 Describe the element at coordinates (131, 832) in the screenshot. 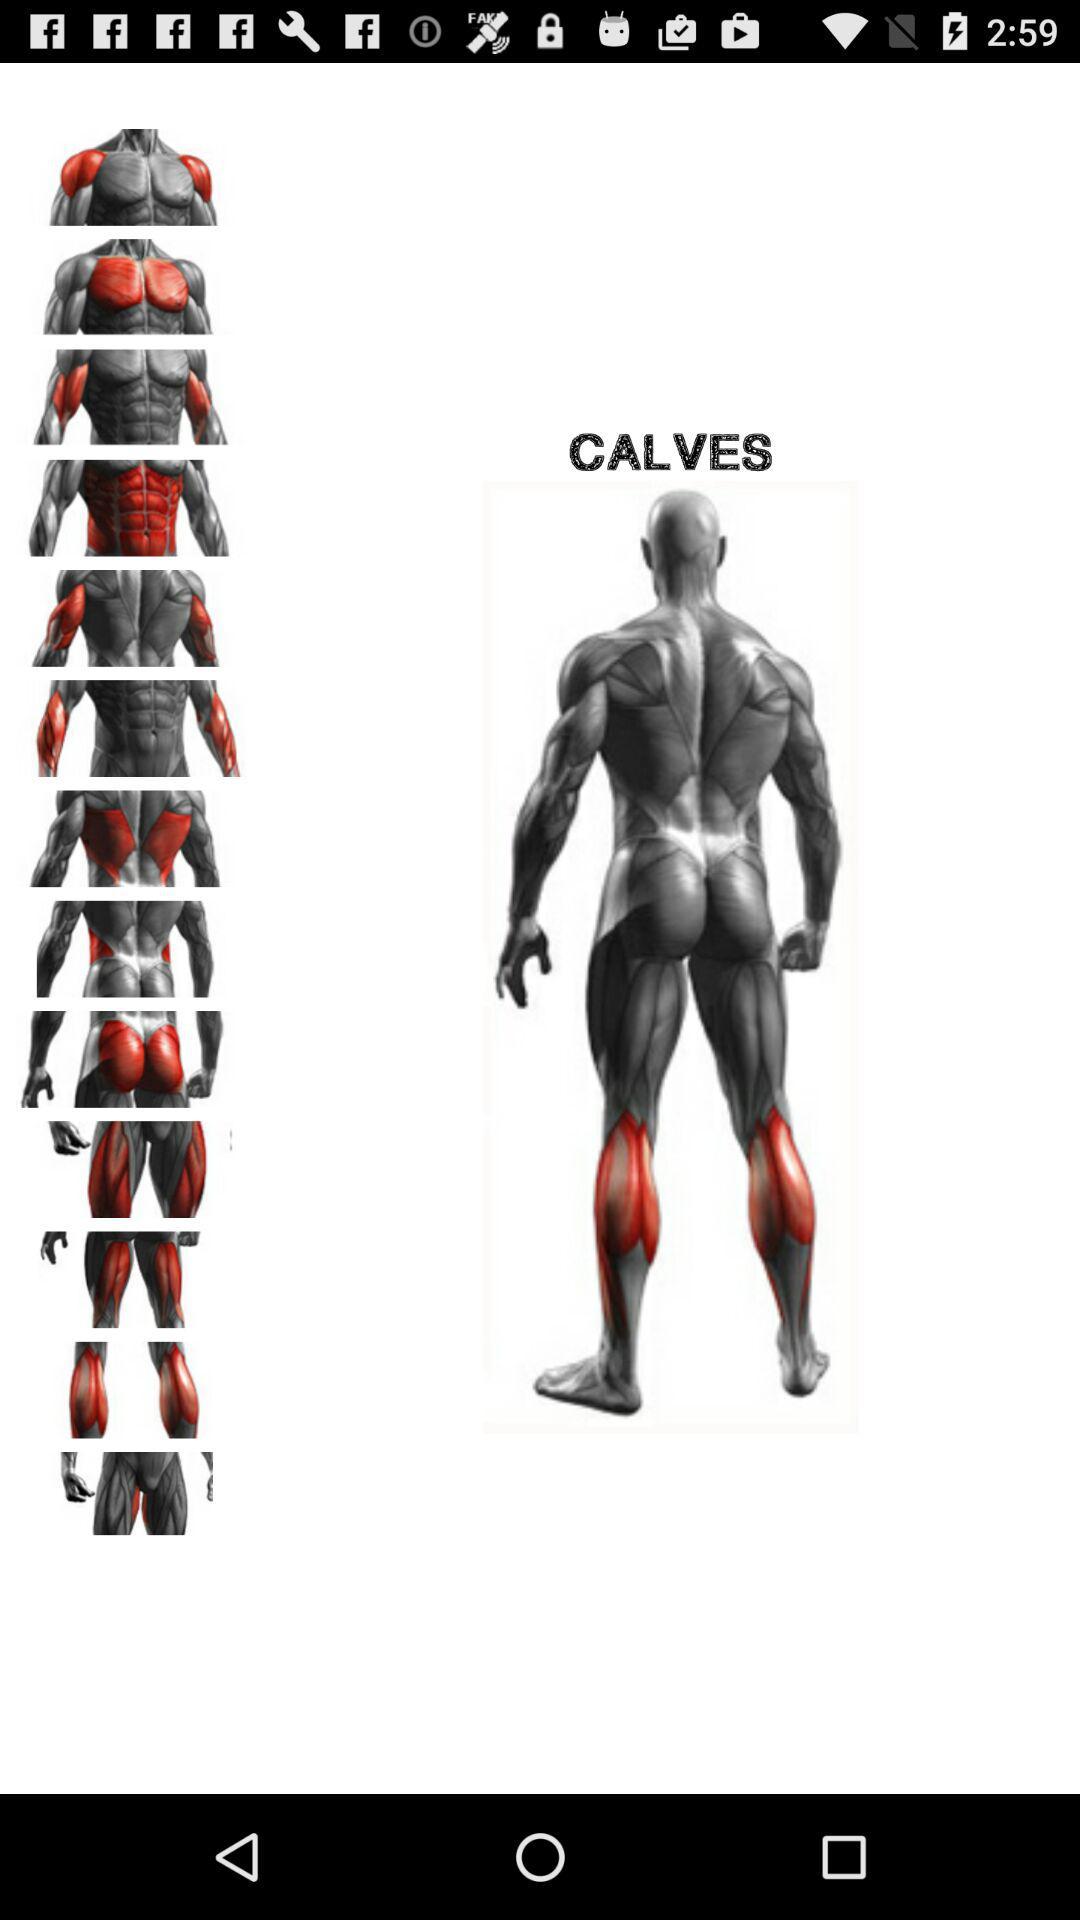

I see `shows one of the option area` at that location.